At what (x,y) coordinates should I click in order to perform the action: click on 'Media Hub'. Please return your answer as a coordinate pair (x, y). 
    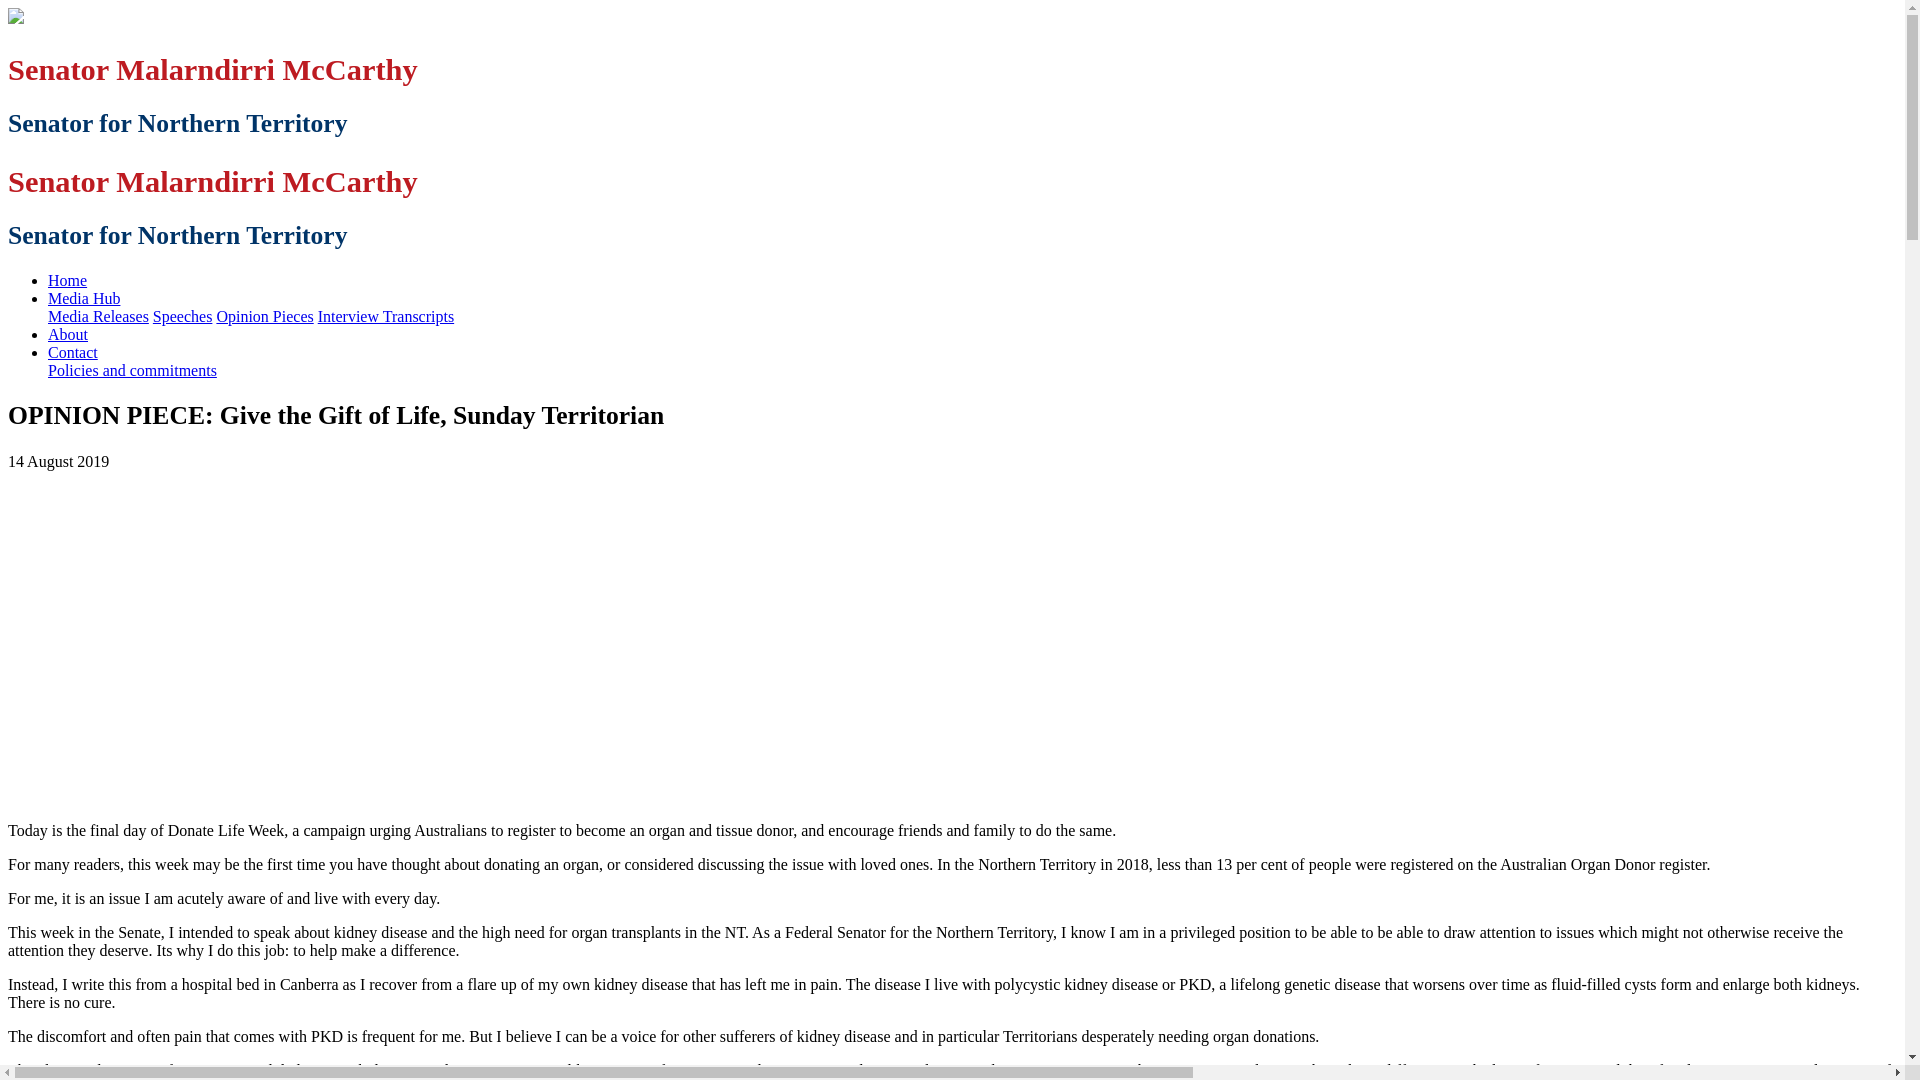
    Looking at the image, I should click on (82, 298).